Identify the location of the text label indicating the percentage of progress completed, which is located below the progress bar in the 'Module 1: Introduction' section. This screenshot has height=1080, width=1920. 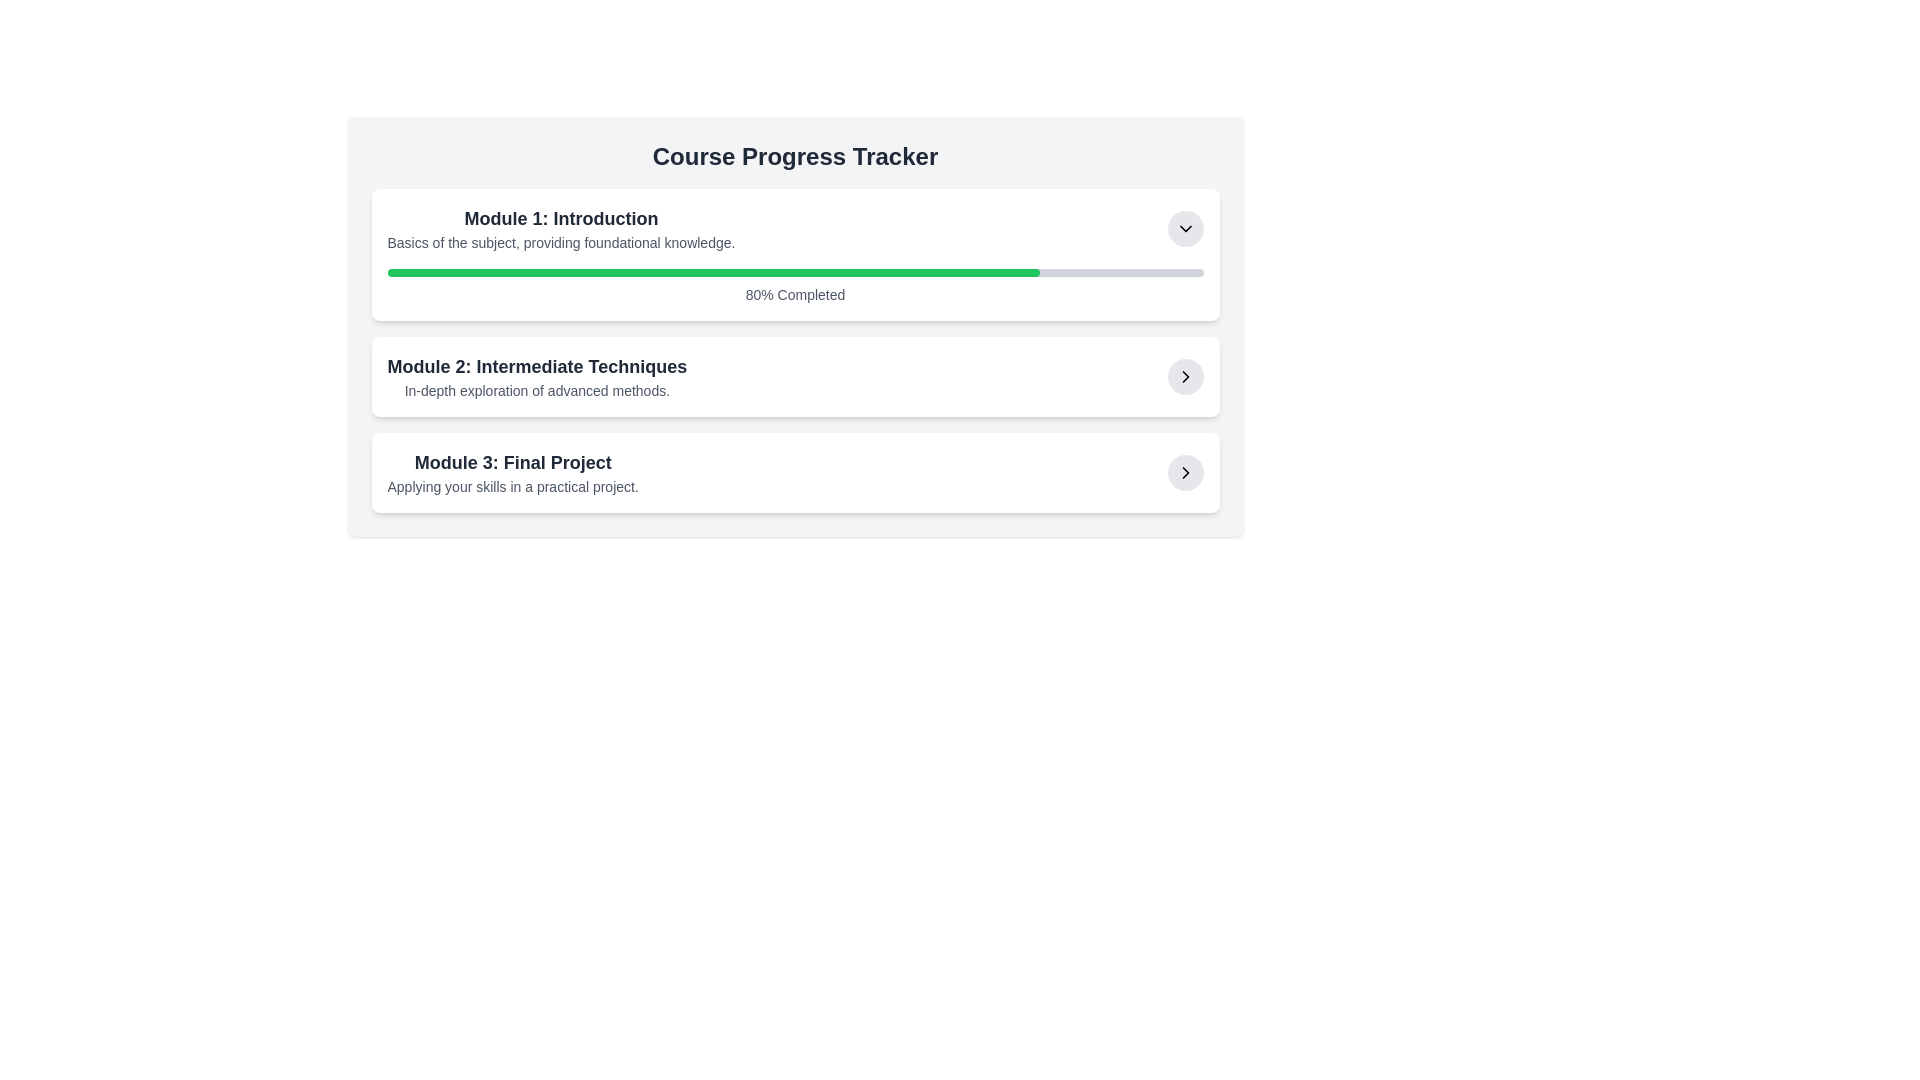
(794, 294).